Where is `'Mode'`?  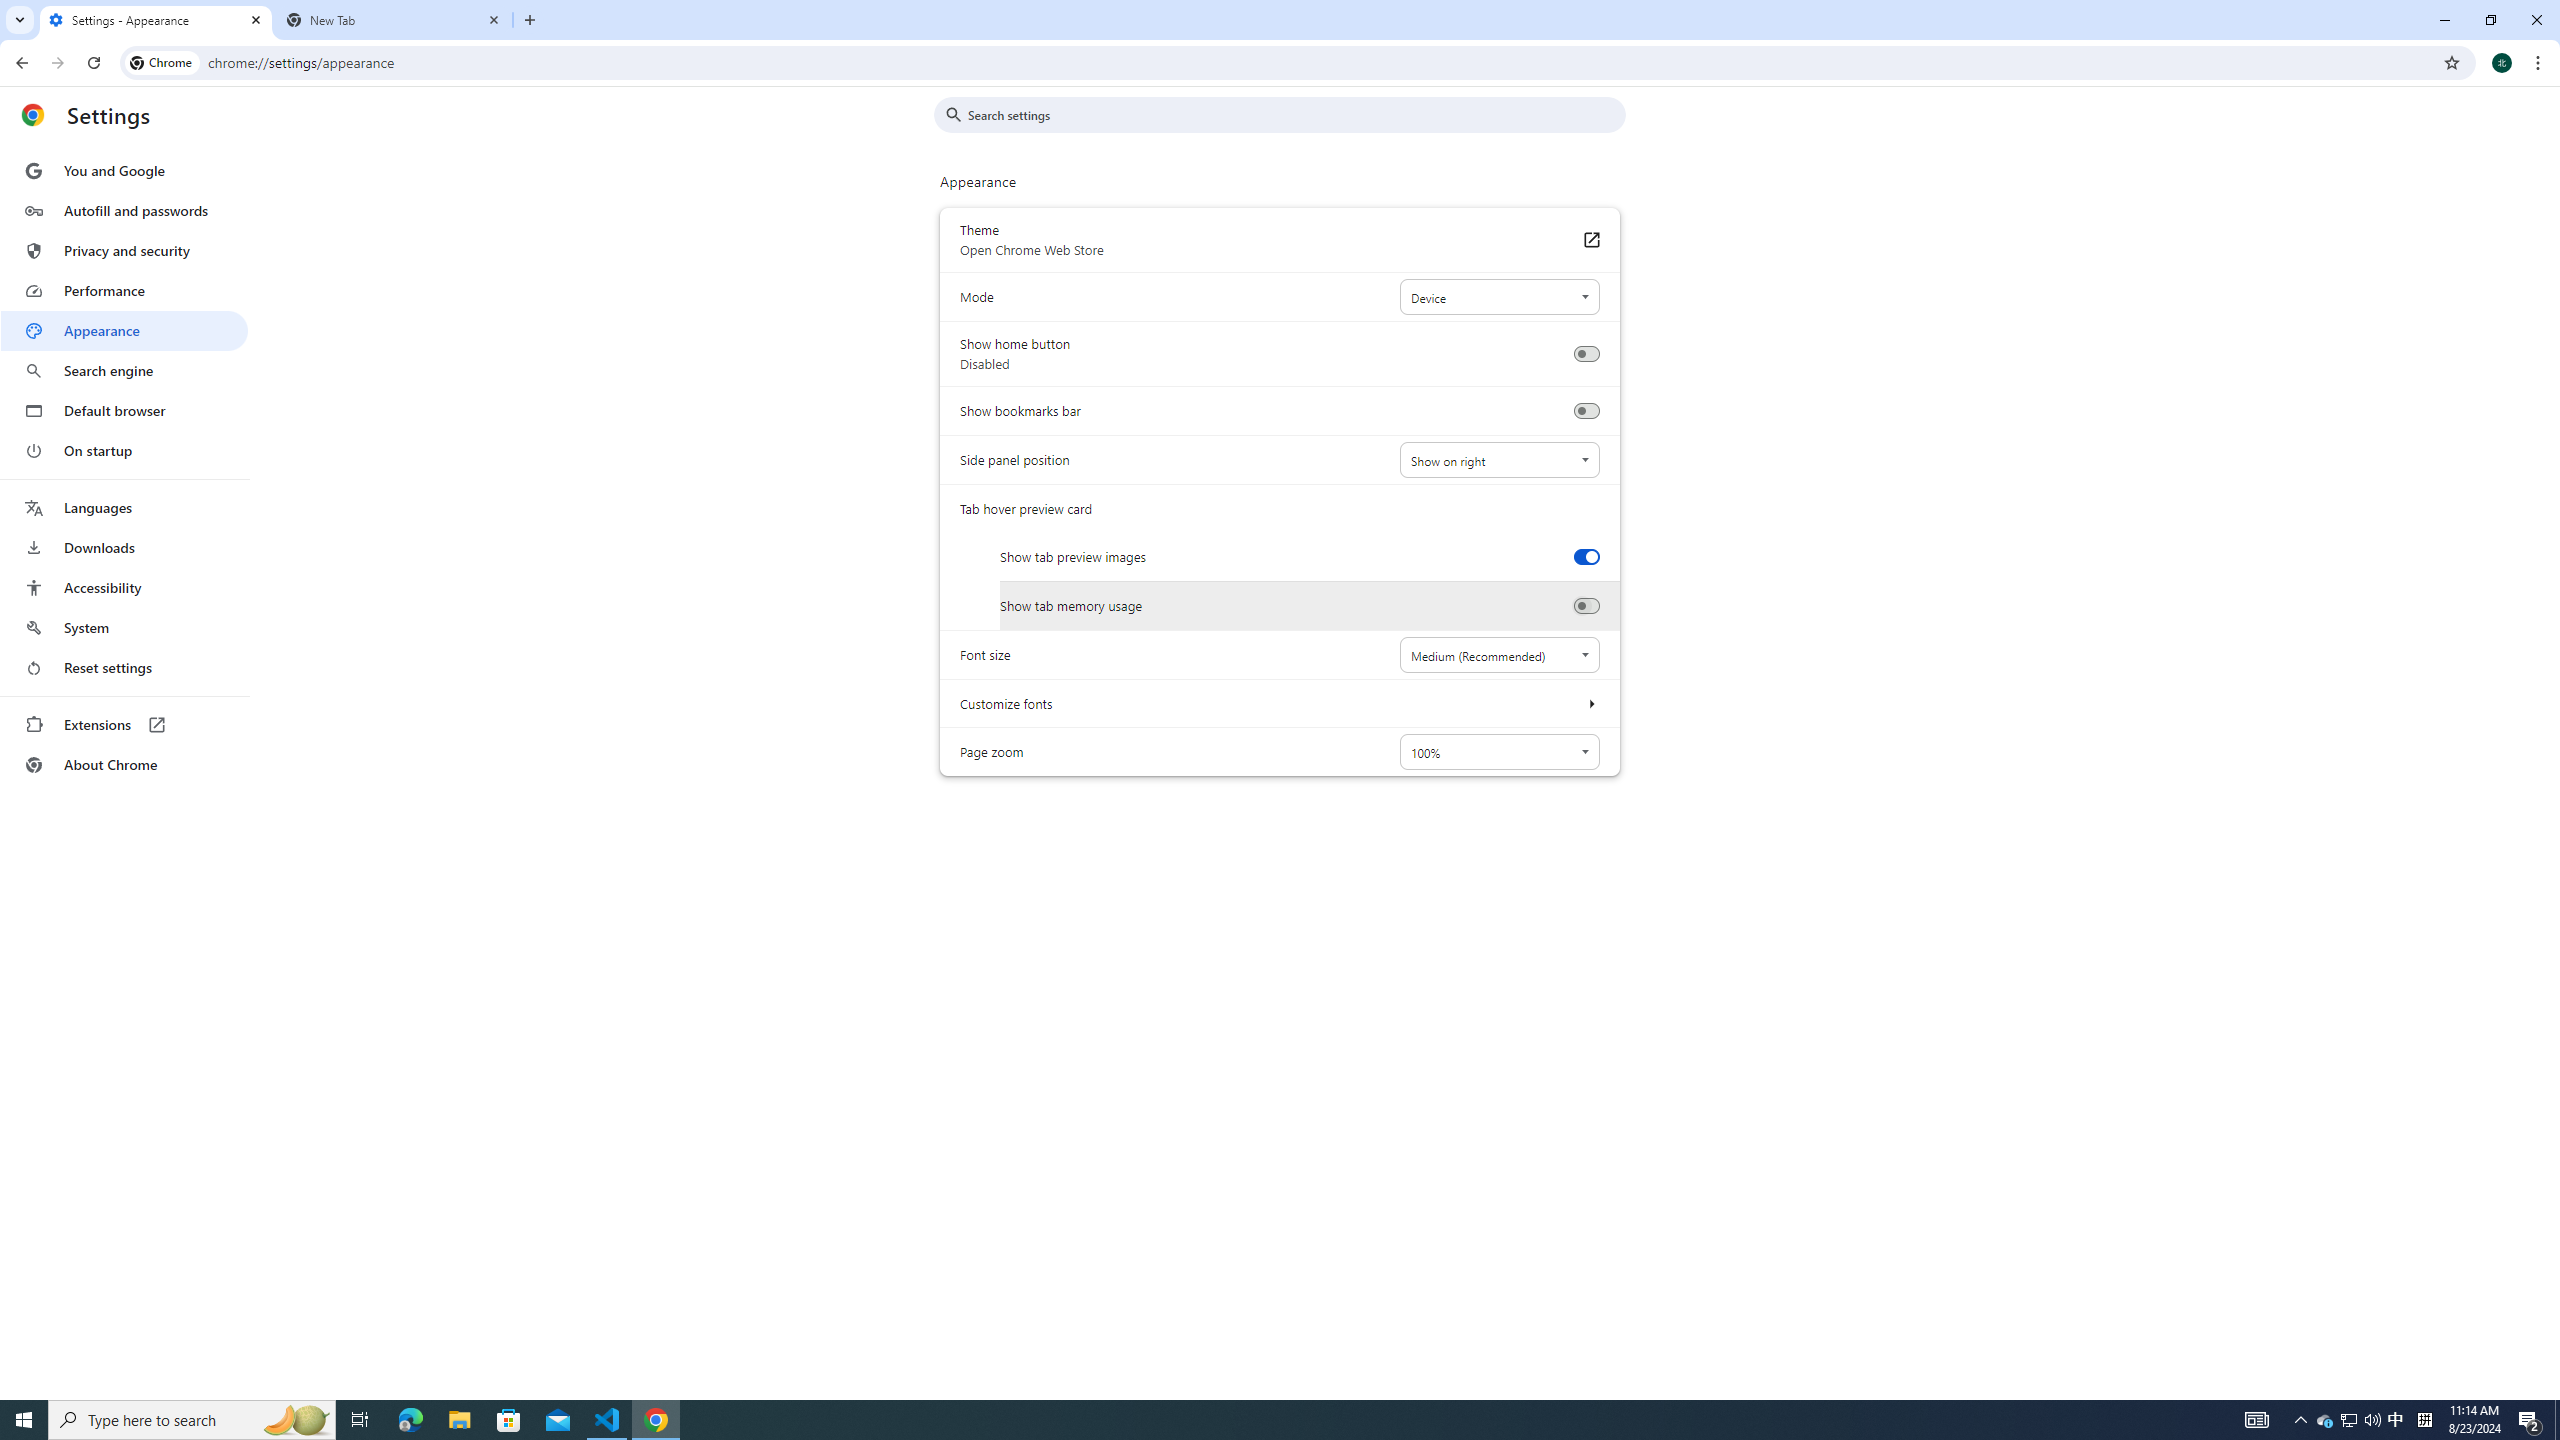 'Mode' is located at coordinates (1497, 296).